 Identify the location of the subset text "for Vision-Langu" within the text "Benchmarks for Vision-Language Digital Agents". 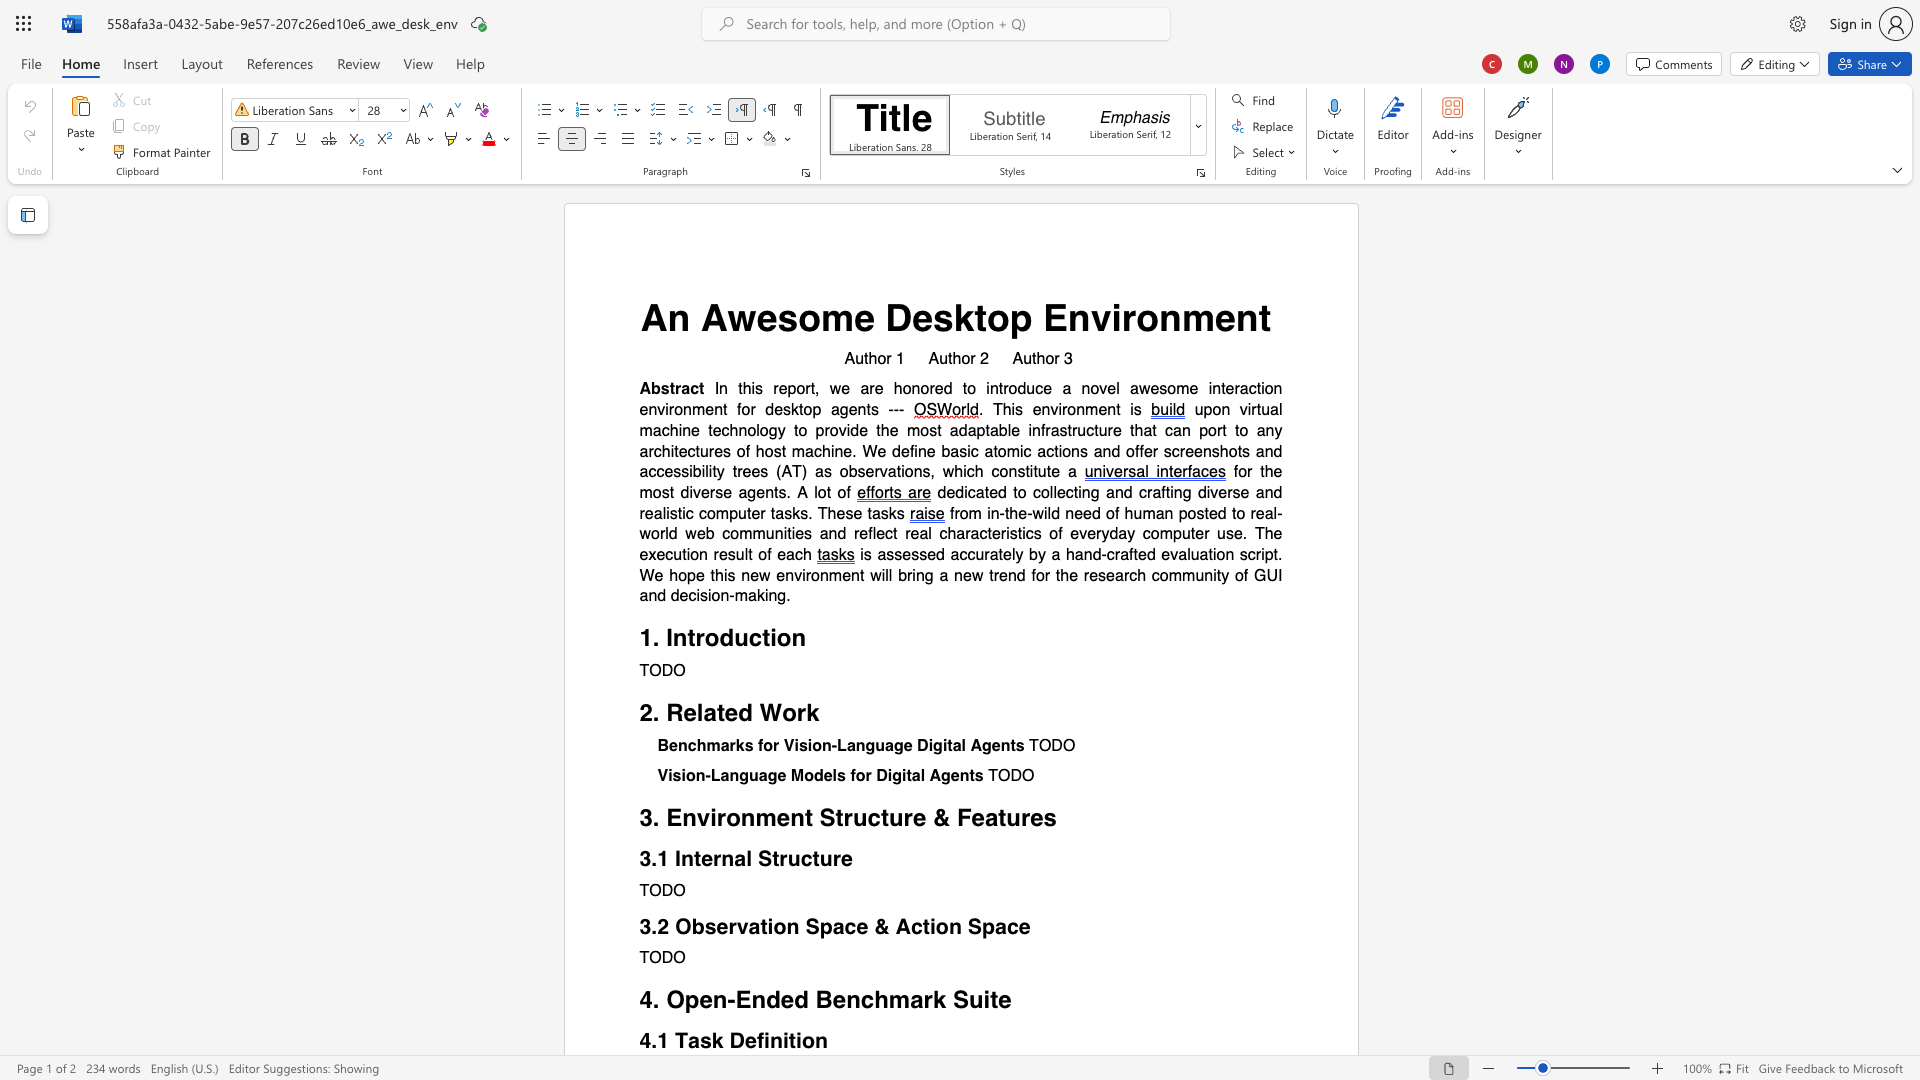
(757, 746).